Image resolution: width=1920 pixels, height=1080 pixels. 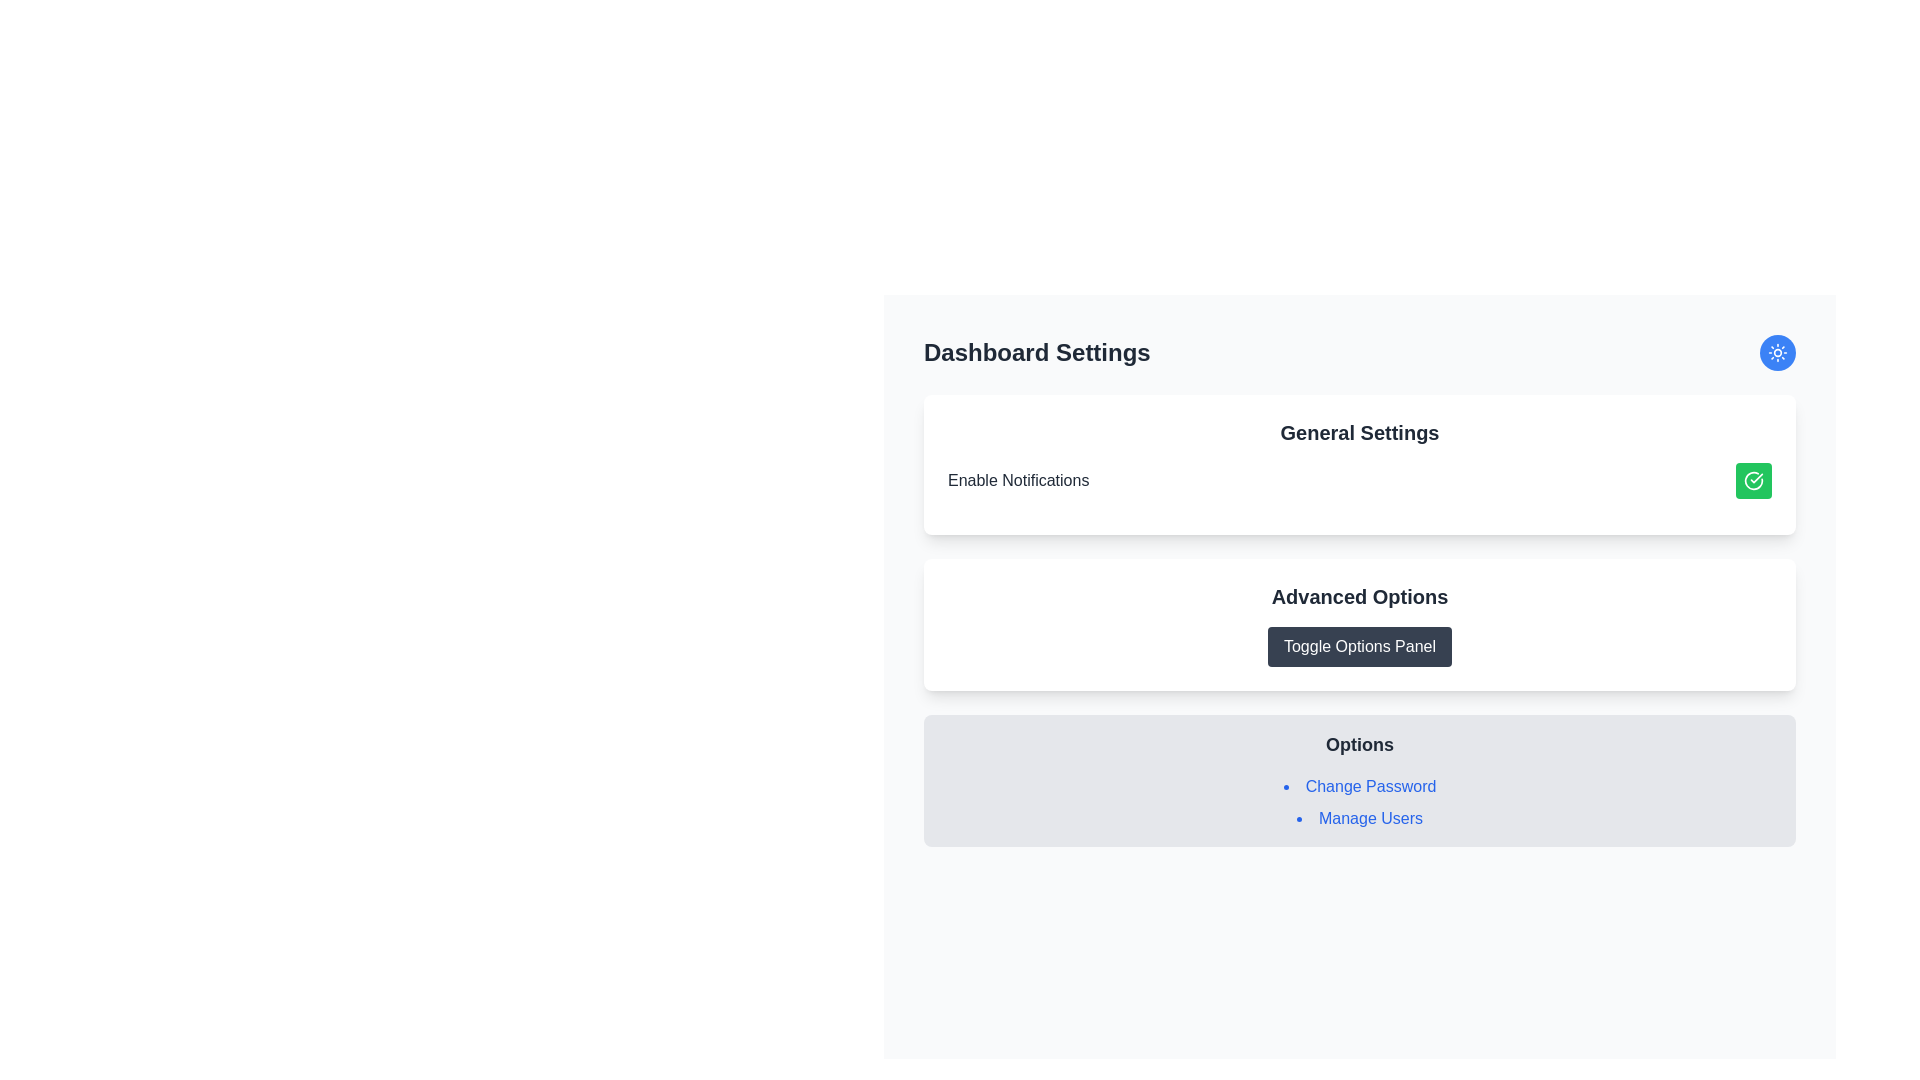 What do you see at coordinates (1359, 481) in the screenshot?
I see `the interactive component button related to enabling notifications` at bounding box center [1359, 481].